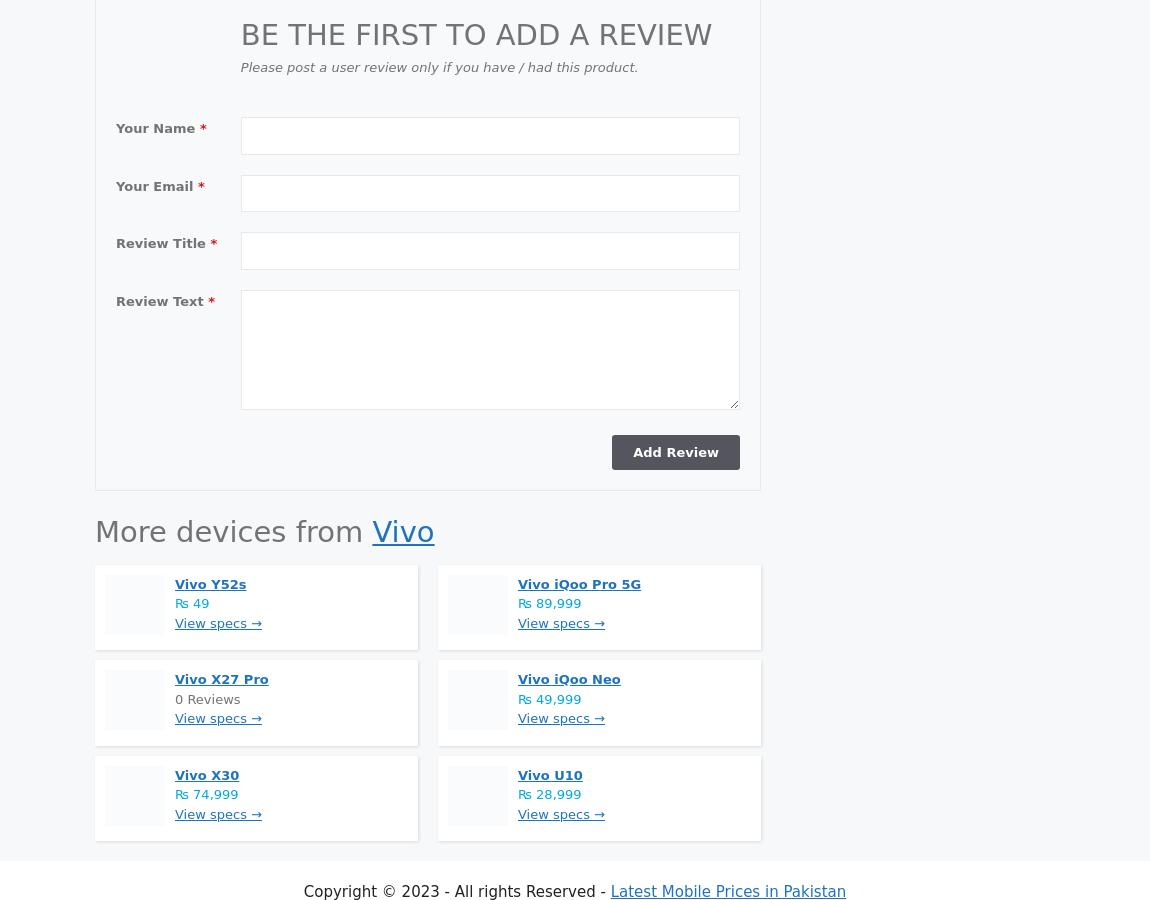 The width and height of the screenshot is (1150, 900). Describe the element at coordinates (220, 678) in the screenshot. I see `'Vivo X27 Pro'` at that location.